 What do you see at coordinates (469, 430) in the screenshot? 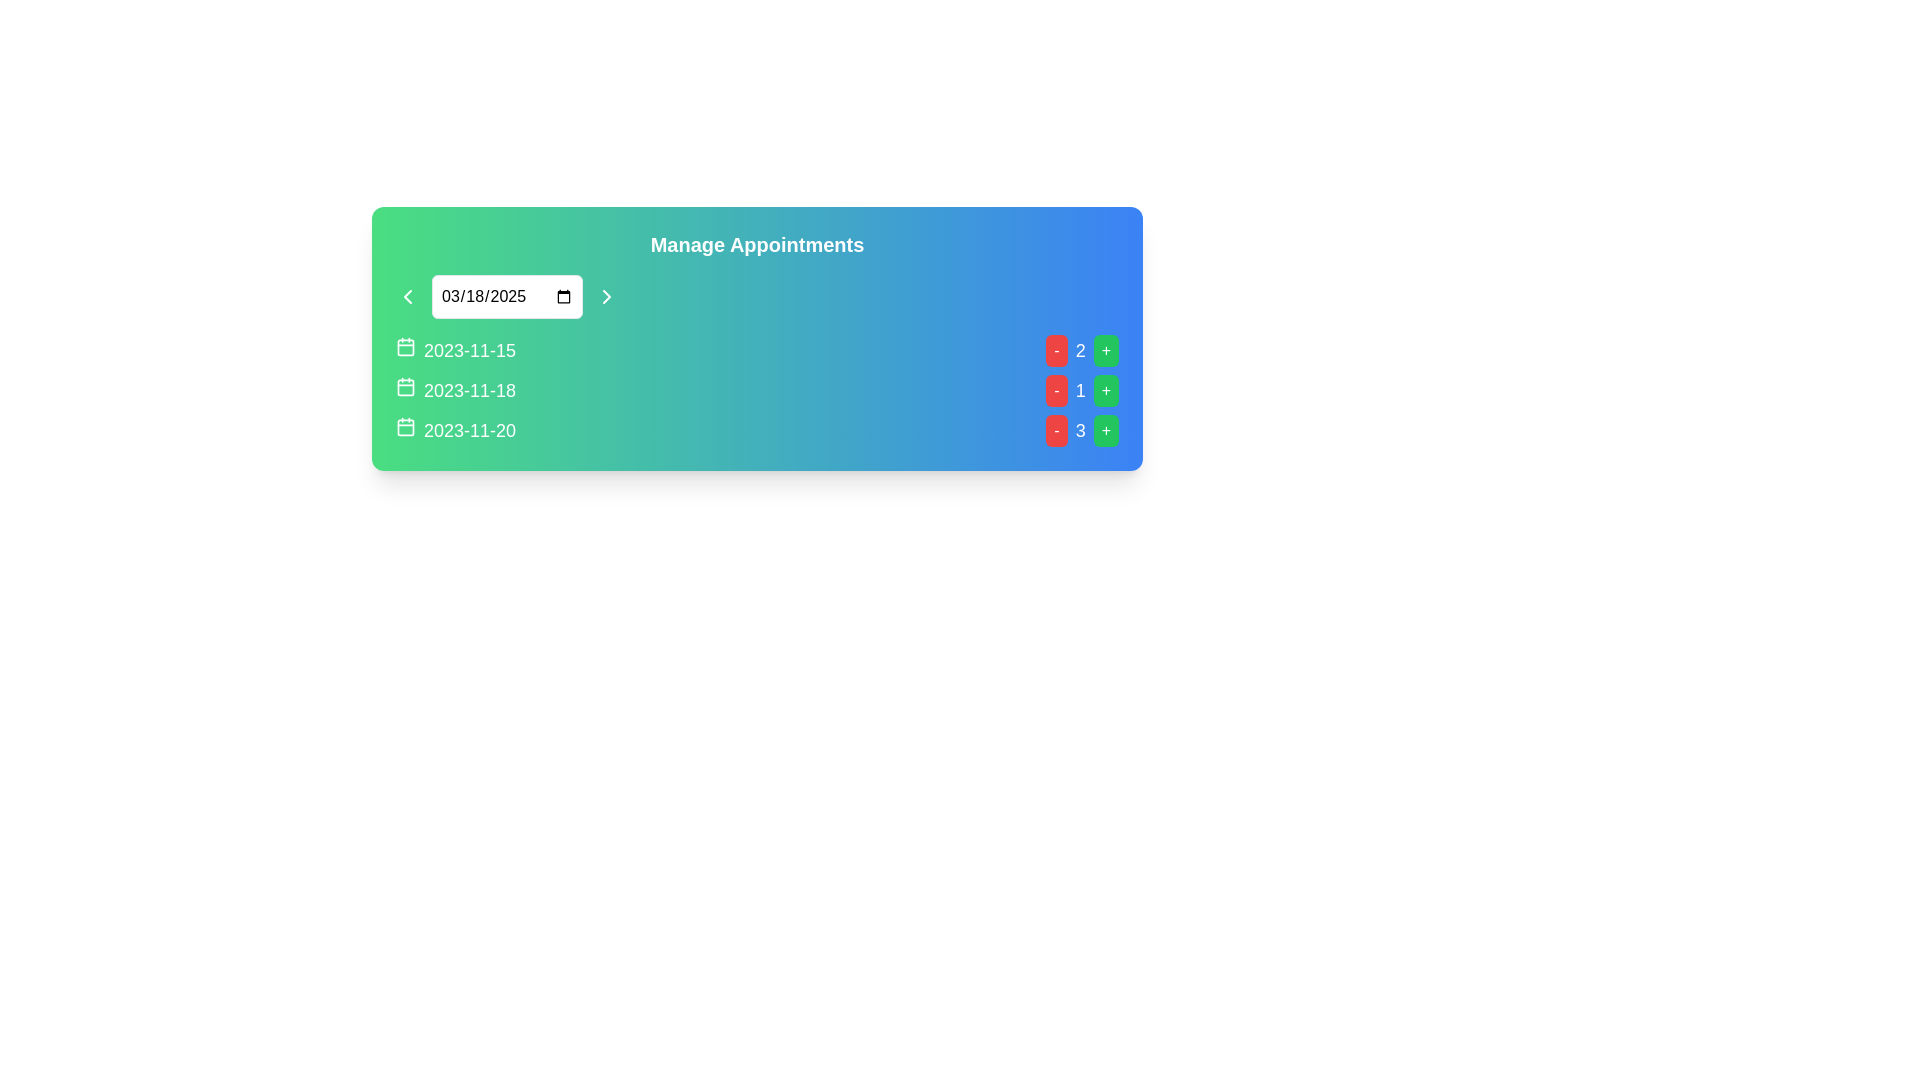
I see `the static text label displaying the date '2023-11-20', which is the third entry in a vertically-aligned list of date entries within a green-to-blue gradient panel` at bounding box center [469, 430].